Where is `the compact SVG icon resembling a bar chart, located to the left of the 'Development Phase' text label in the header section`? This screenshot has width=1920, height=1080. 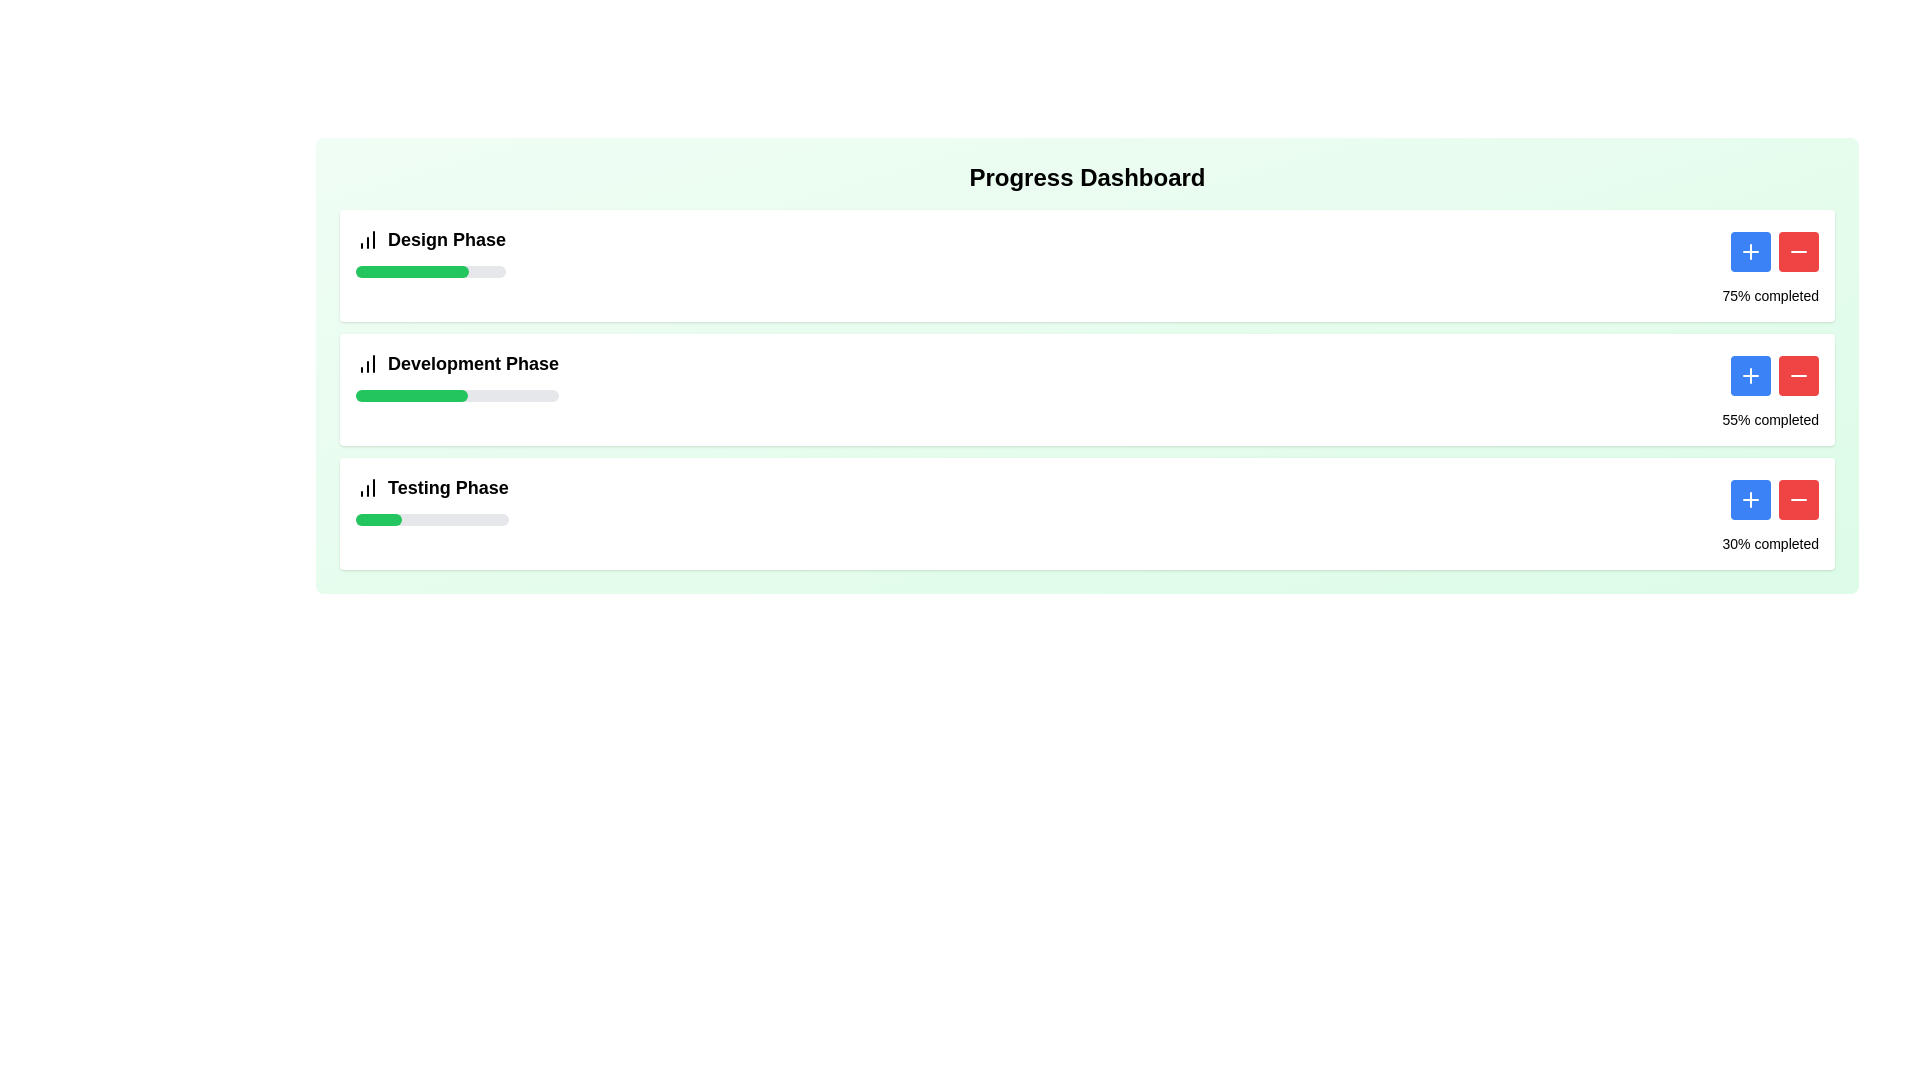
the compact SVG icon resembling a bar chart, located to the left of the 'Development Phase' text label in the header section is located at coordinates (368, 363).